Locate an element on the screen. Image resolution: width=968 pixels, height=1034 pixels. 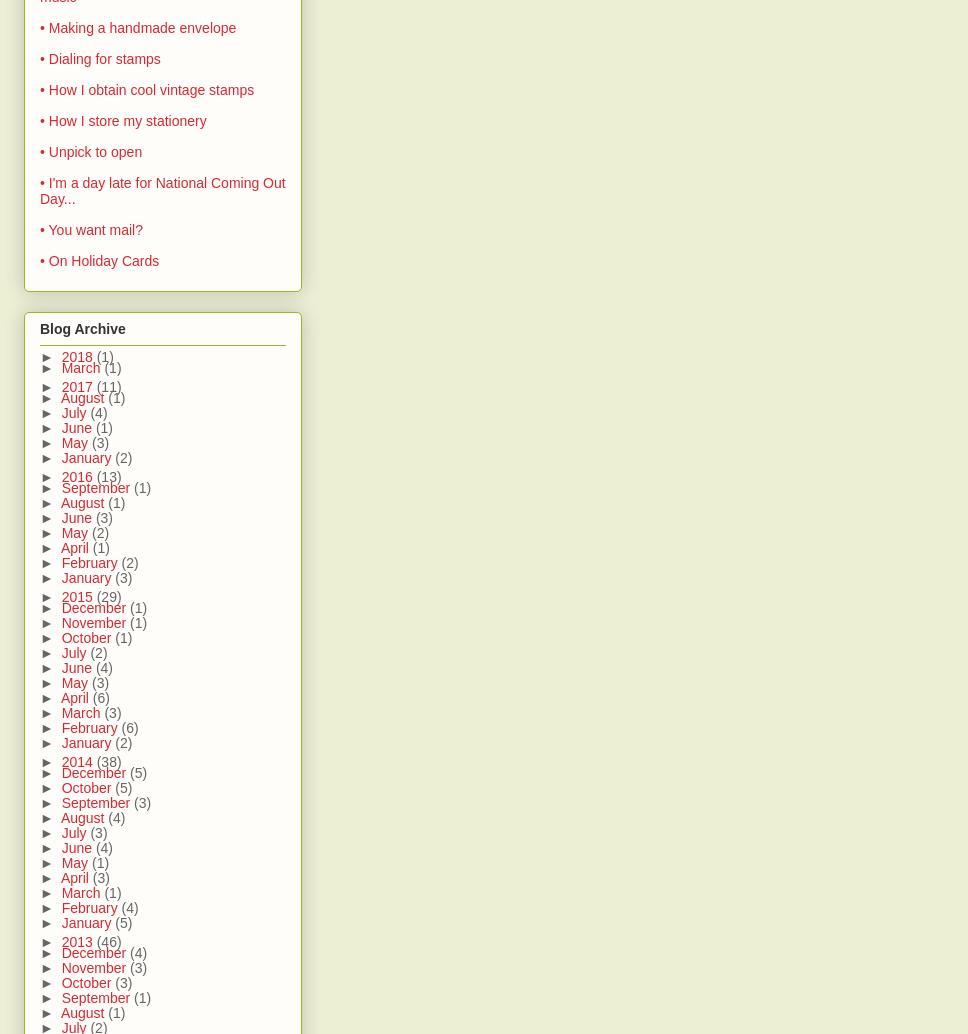
'• How I store my stationery' is located at coordinates (122, 120).